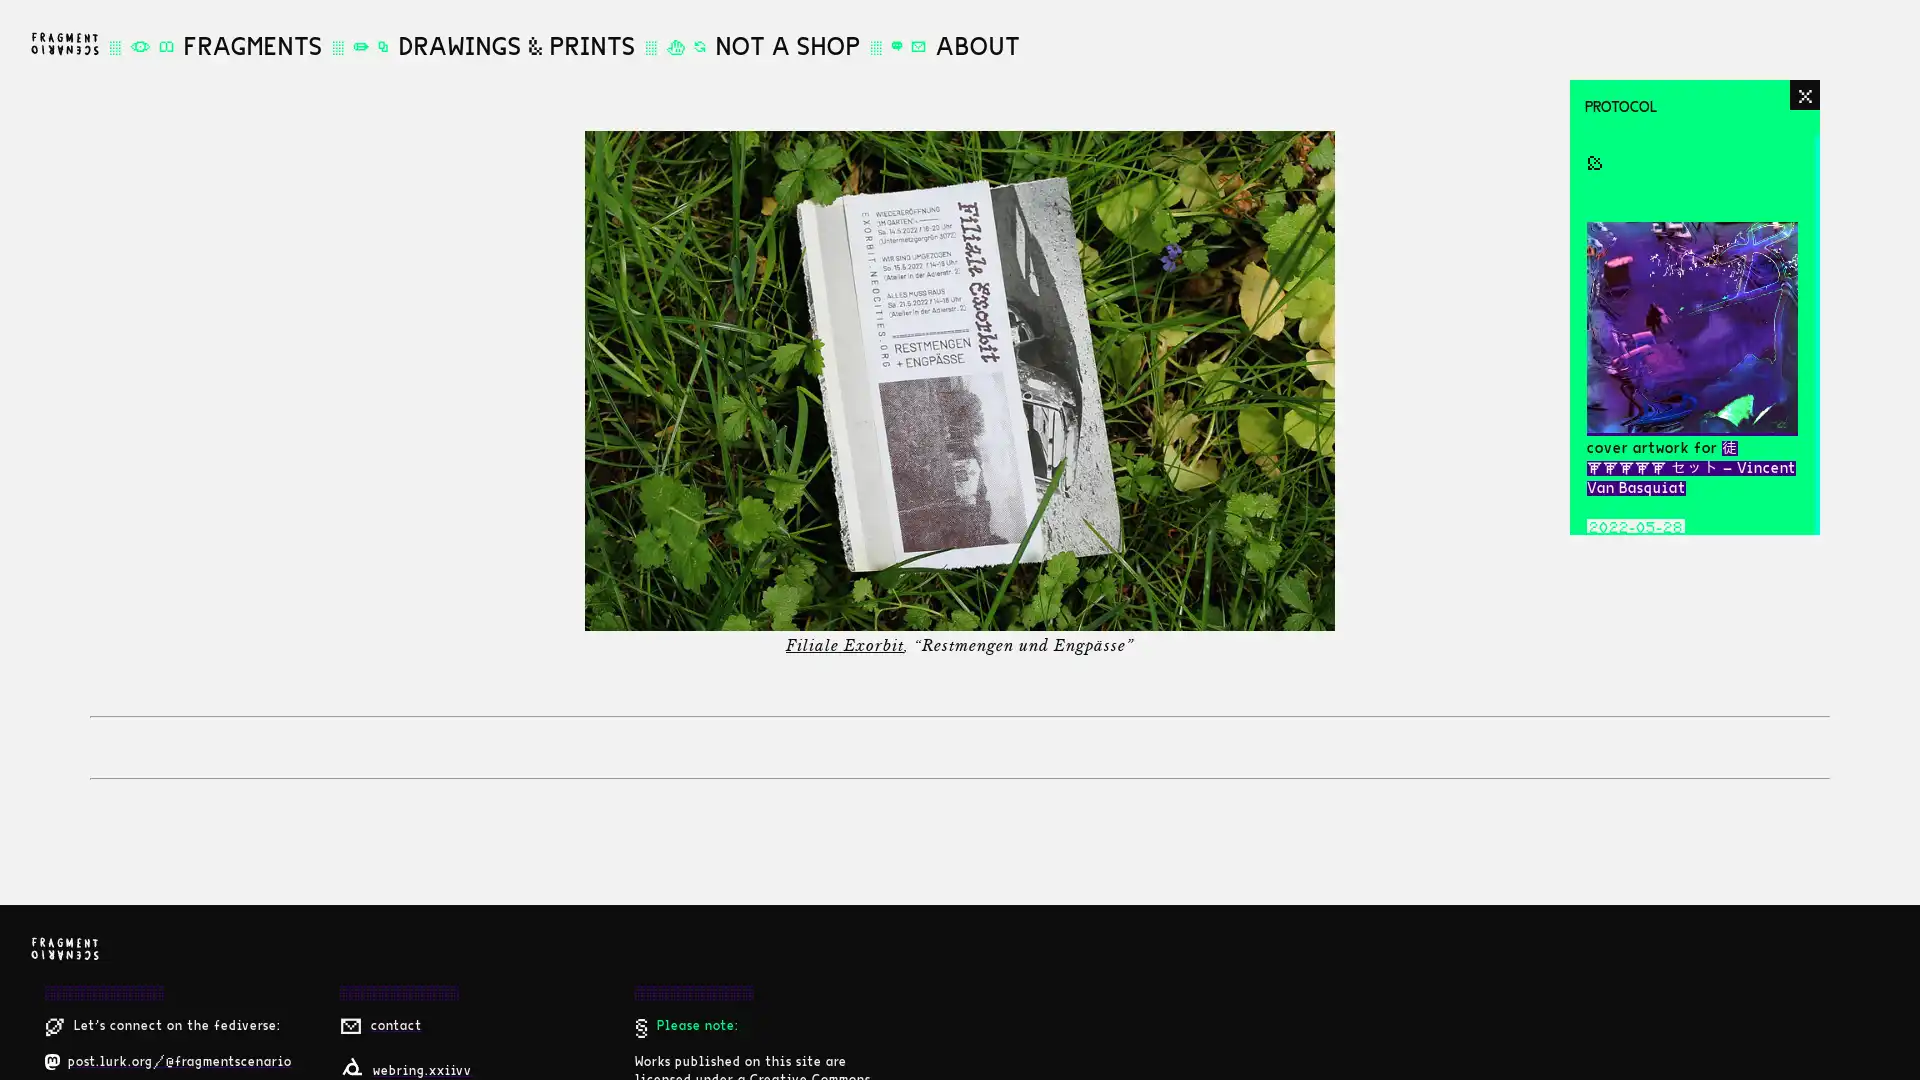 Image resolution: width=1920 pixels, height=1080 pixels. What do you see at coordinates (1804, 95) in the screenshot?
I see `Close` at bounding box center [1804, 95].